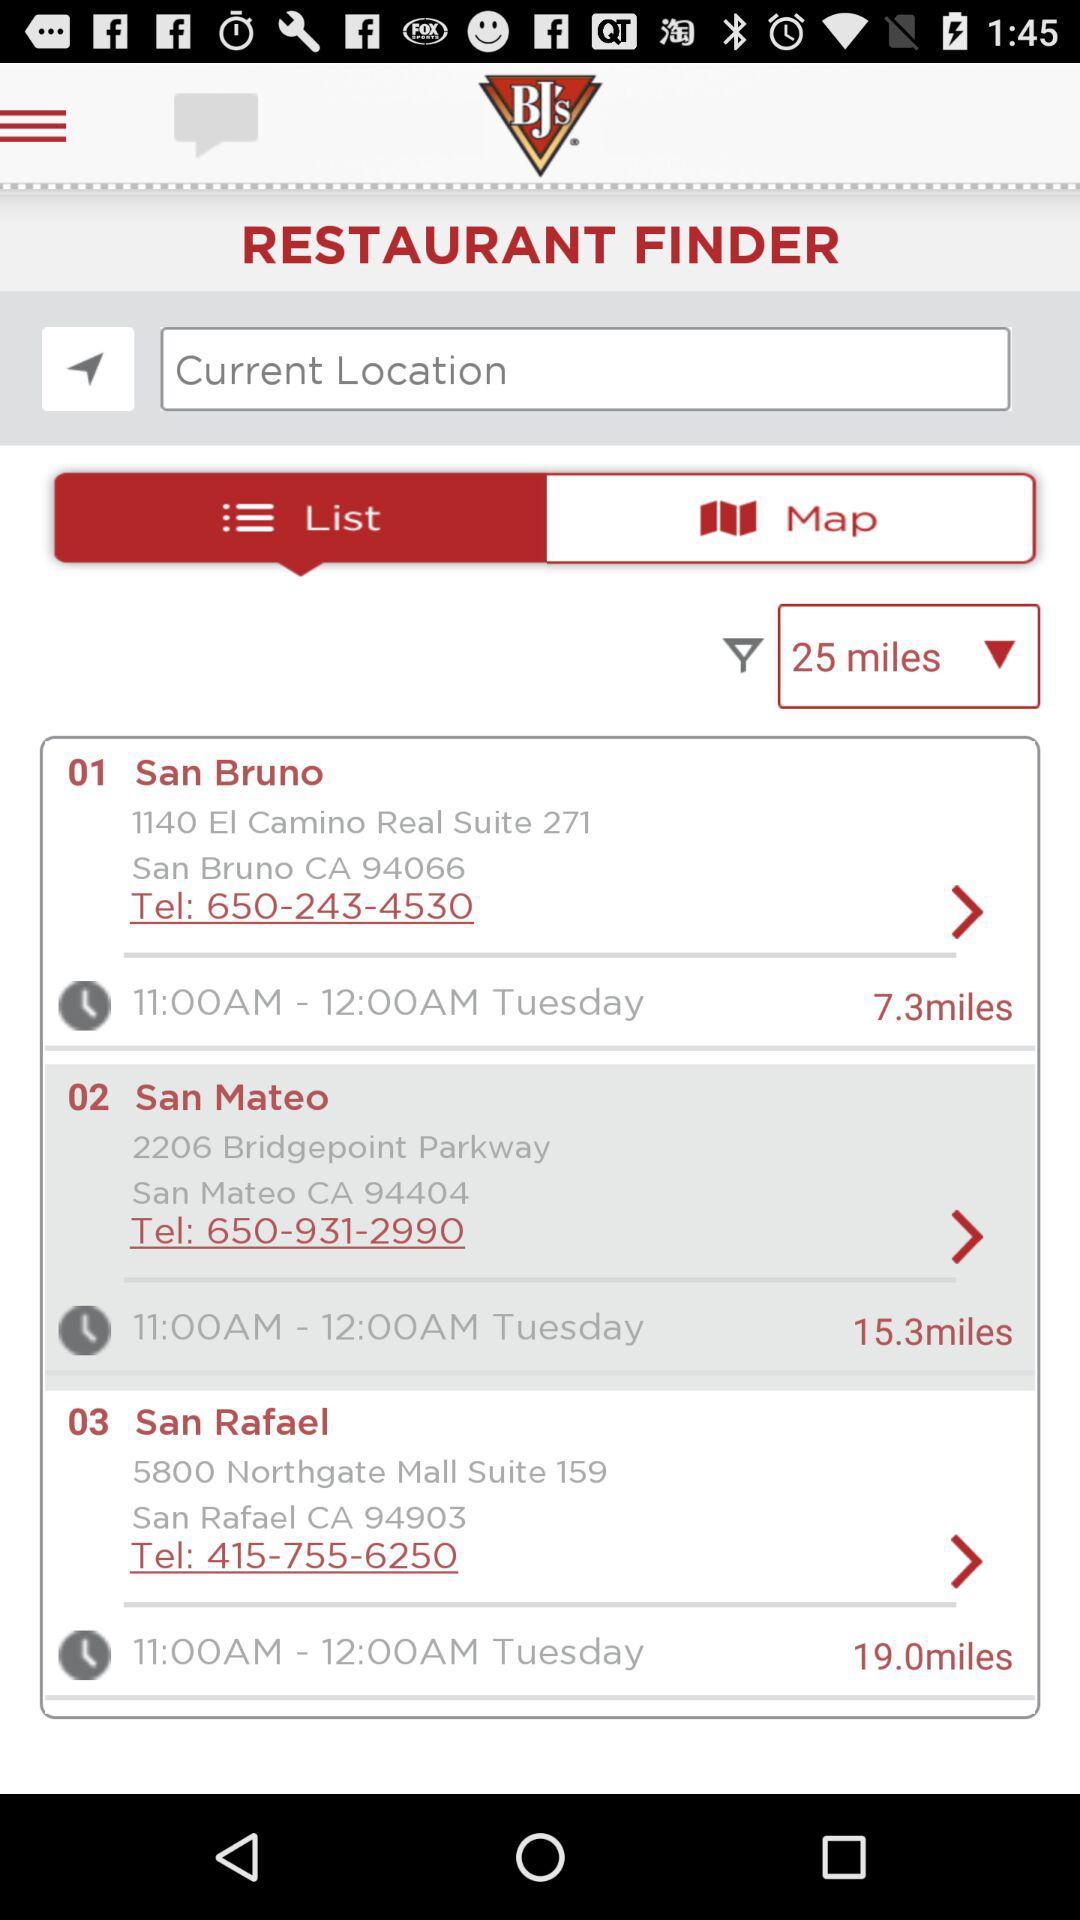  What do you see at coordinates (799, 518) in the screenshot?
I see `maps` at bounding box center [799, 518].